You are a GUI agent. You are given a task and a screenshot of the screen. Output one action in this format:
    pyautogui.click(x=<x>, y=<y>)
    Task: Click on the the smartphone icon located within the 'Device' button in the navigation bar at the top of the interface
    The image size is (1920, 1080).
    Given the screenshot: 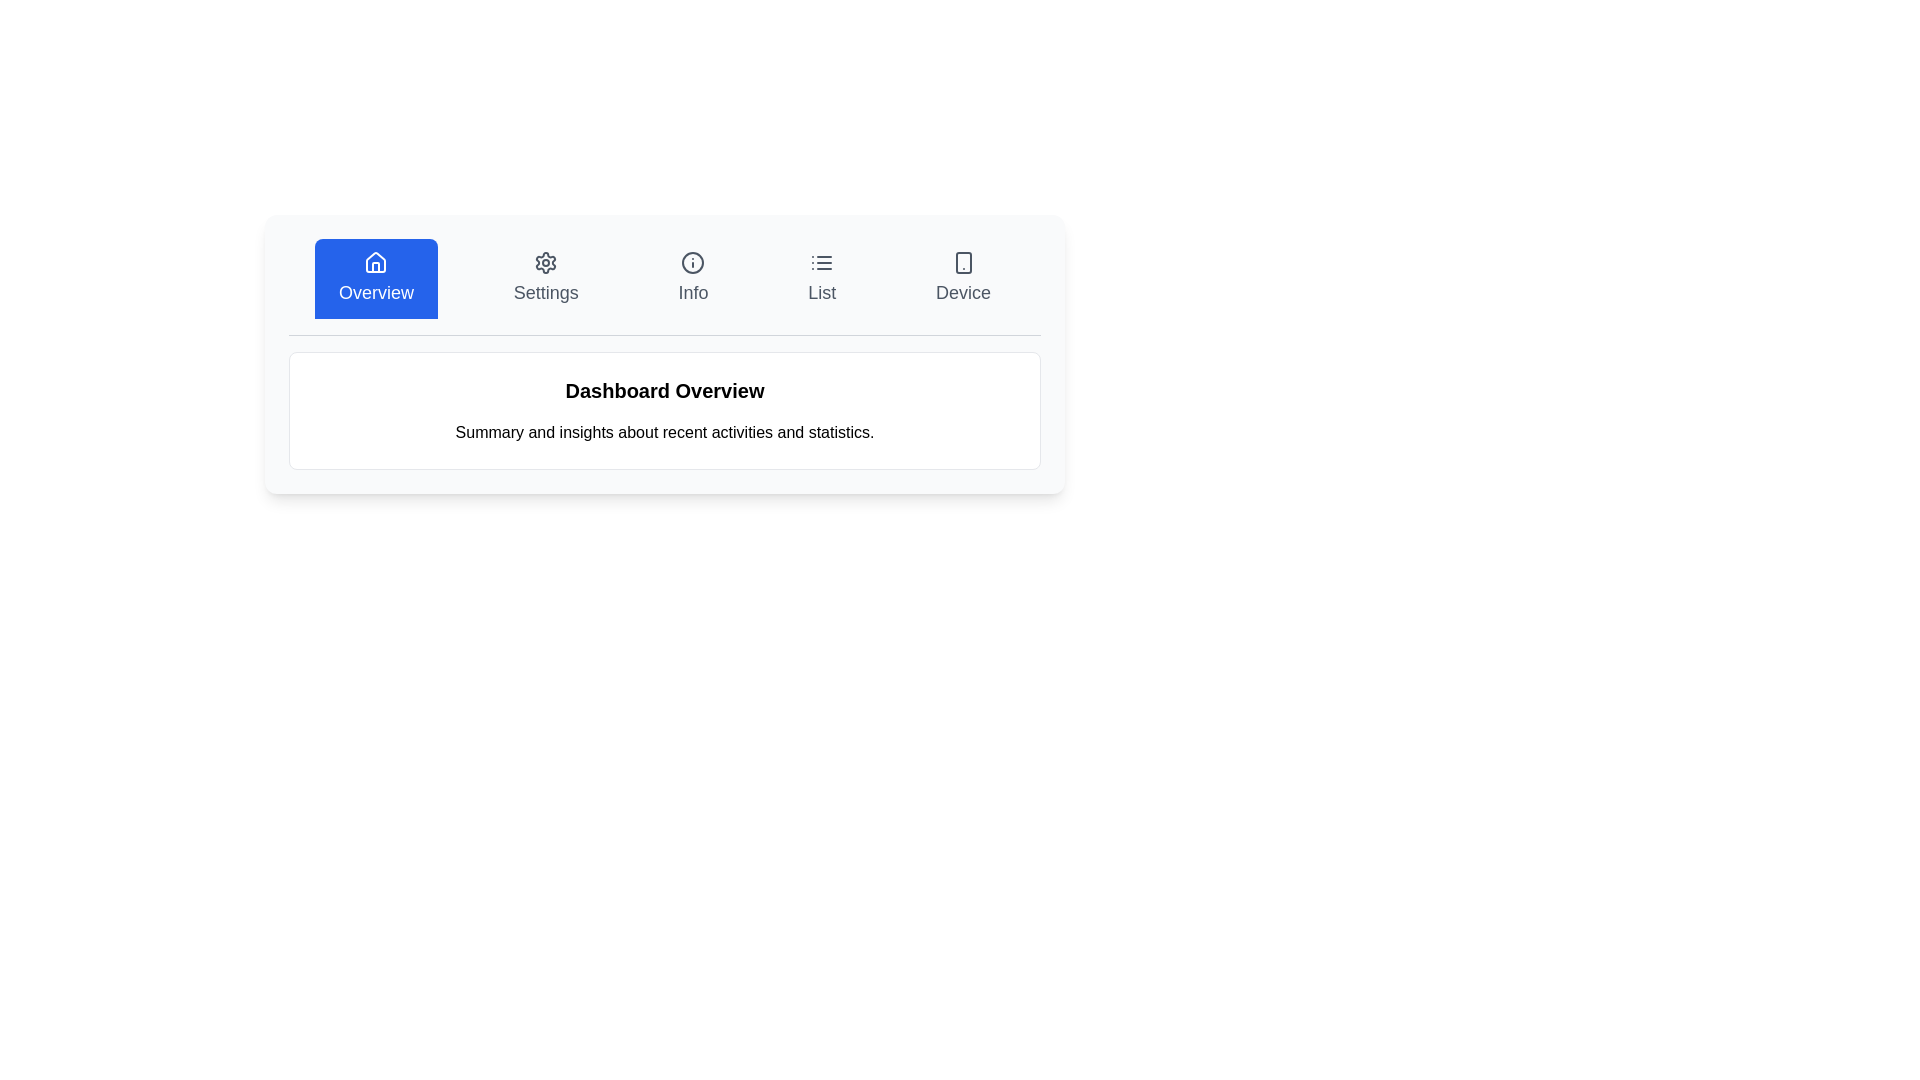 What is the action you would take?
    pyautogui.click(x=963, y=261)
    